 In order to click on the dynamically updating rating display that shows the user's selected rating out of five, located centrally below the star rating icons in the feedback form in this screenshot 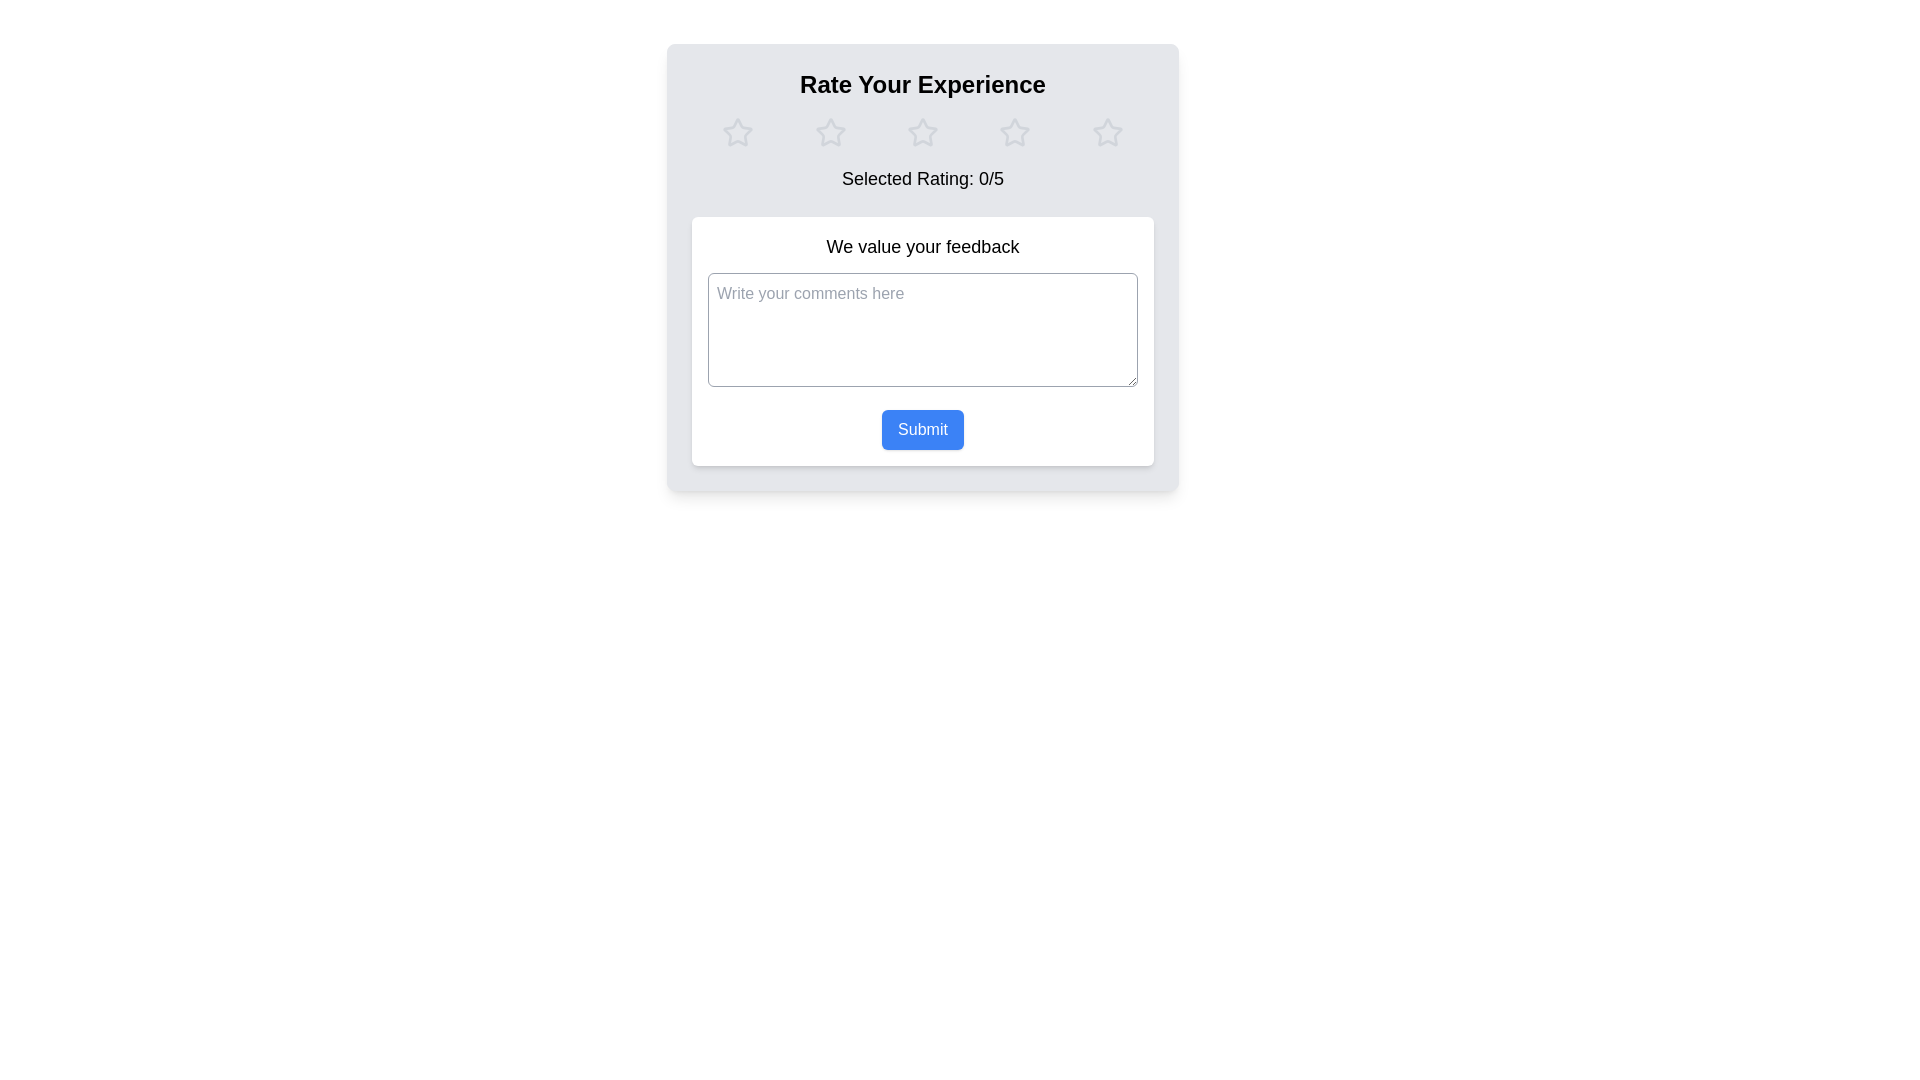, I will do `click(921, 177)`.